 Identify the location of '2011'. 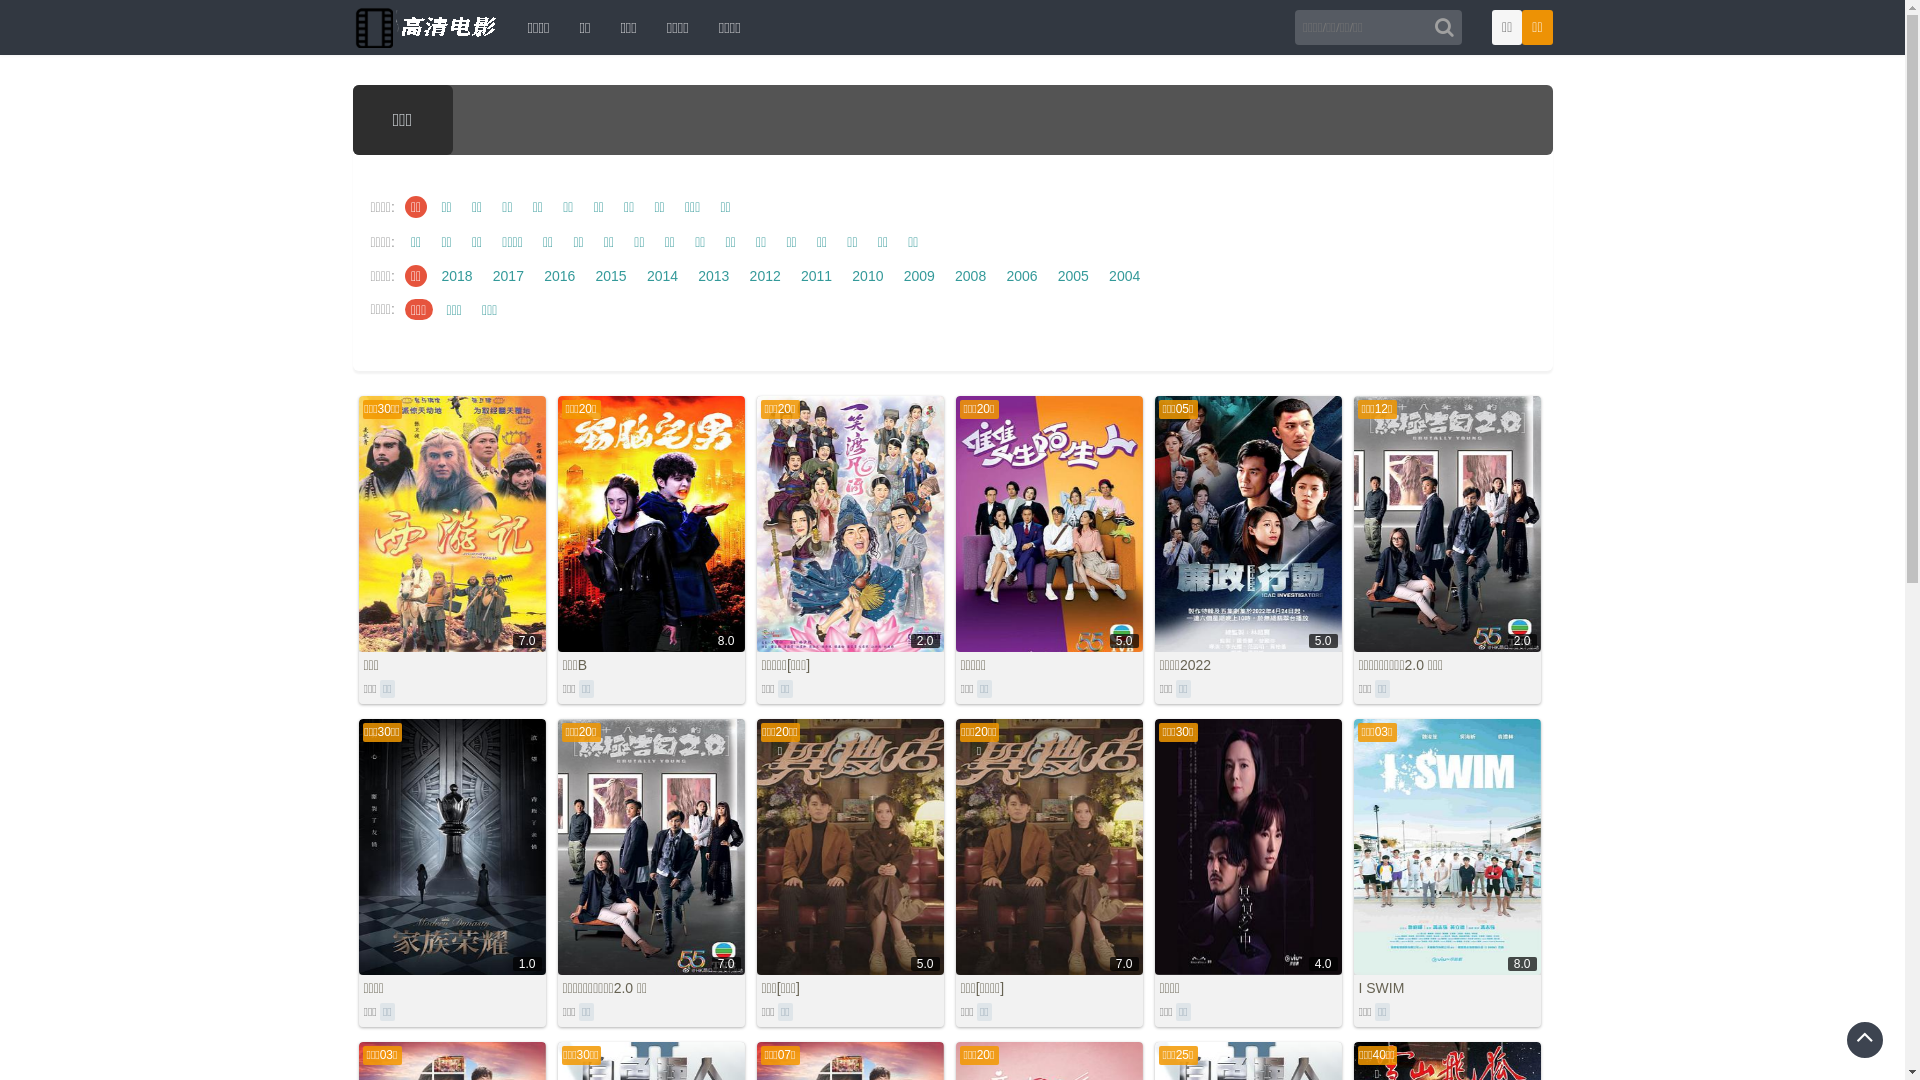
(816, 276).